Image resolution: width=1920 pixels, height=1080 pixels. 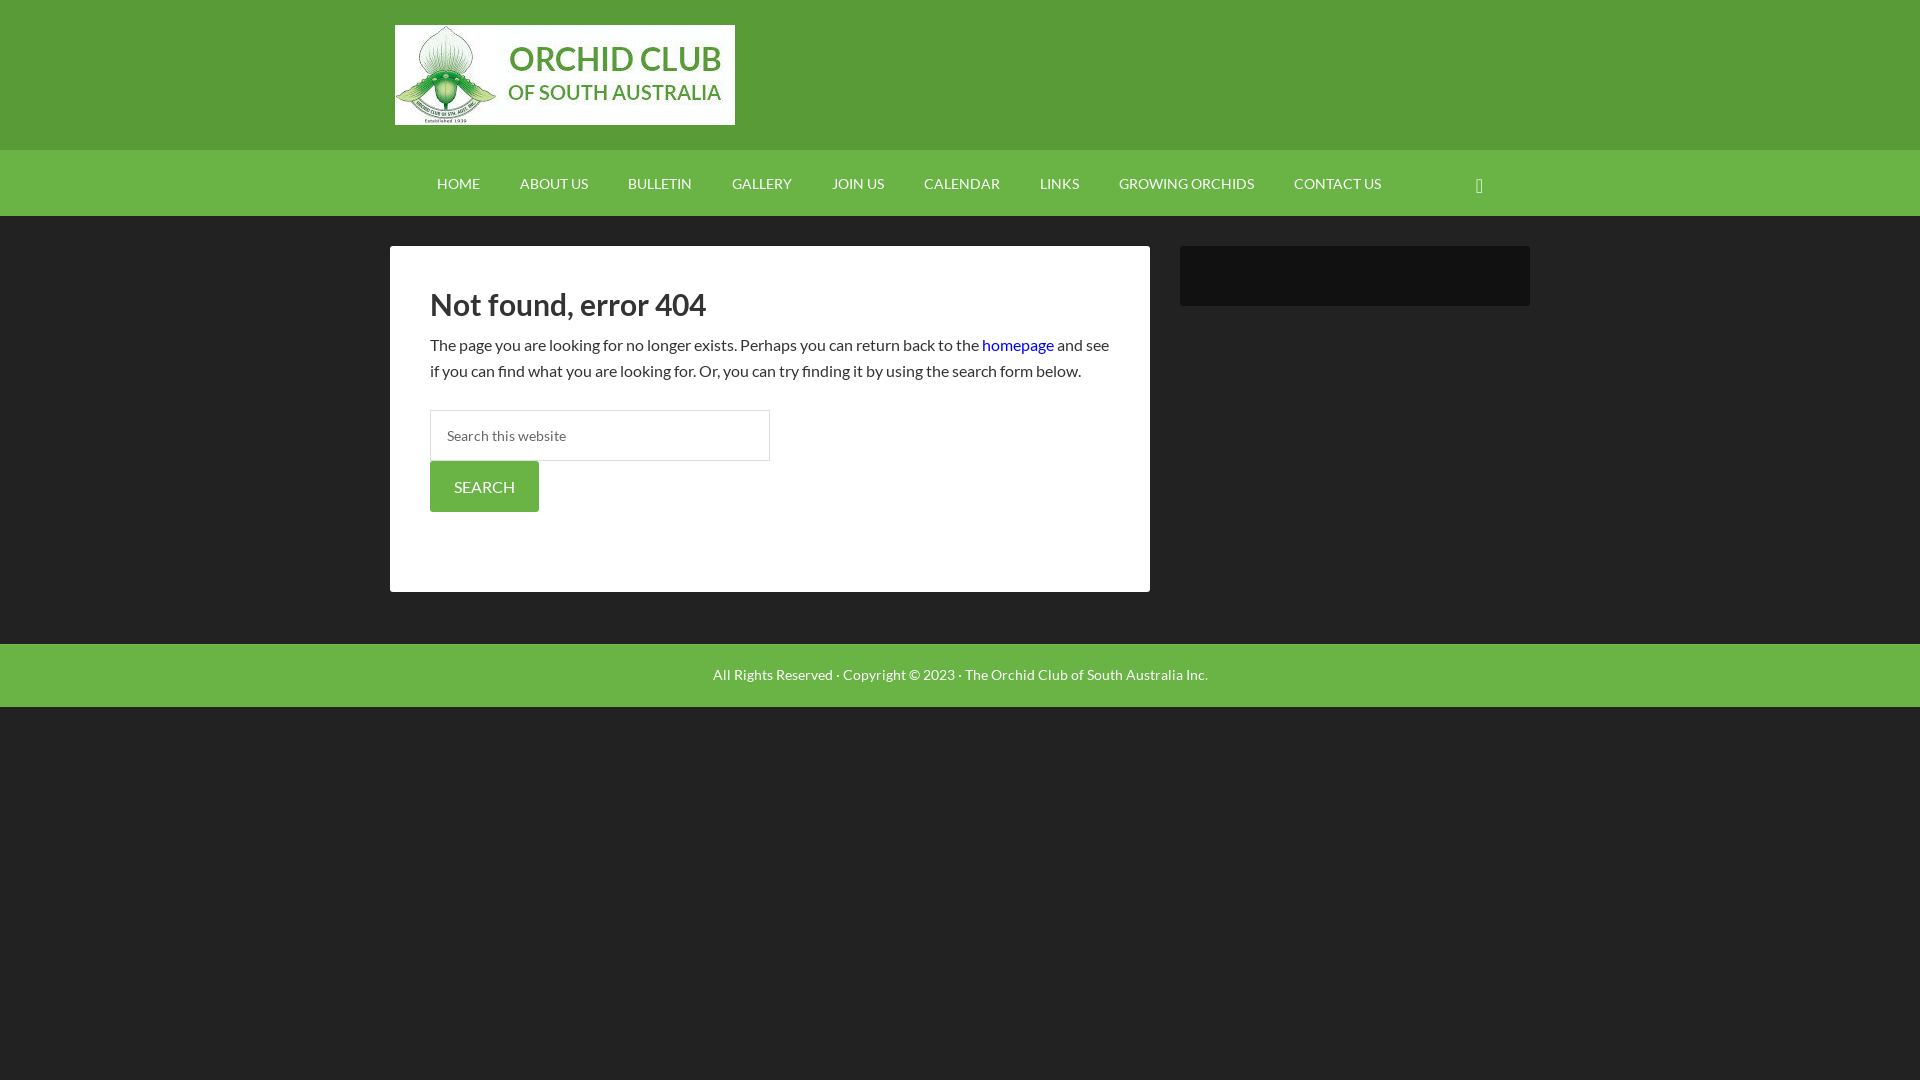 What do you see at coordinates (1186, 182) in the screenshot?
I see `'GROWING ORCHIDS'` at bounding box center [1186, 182].